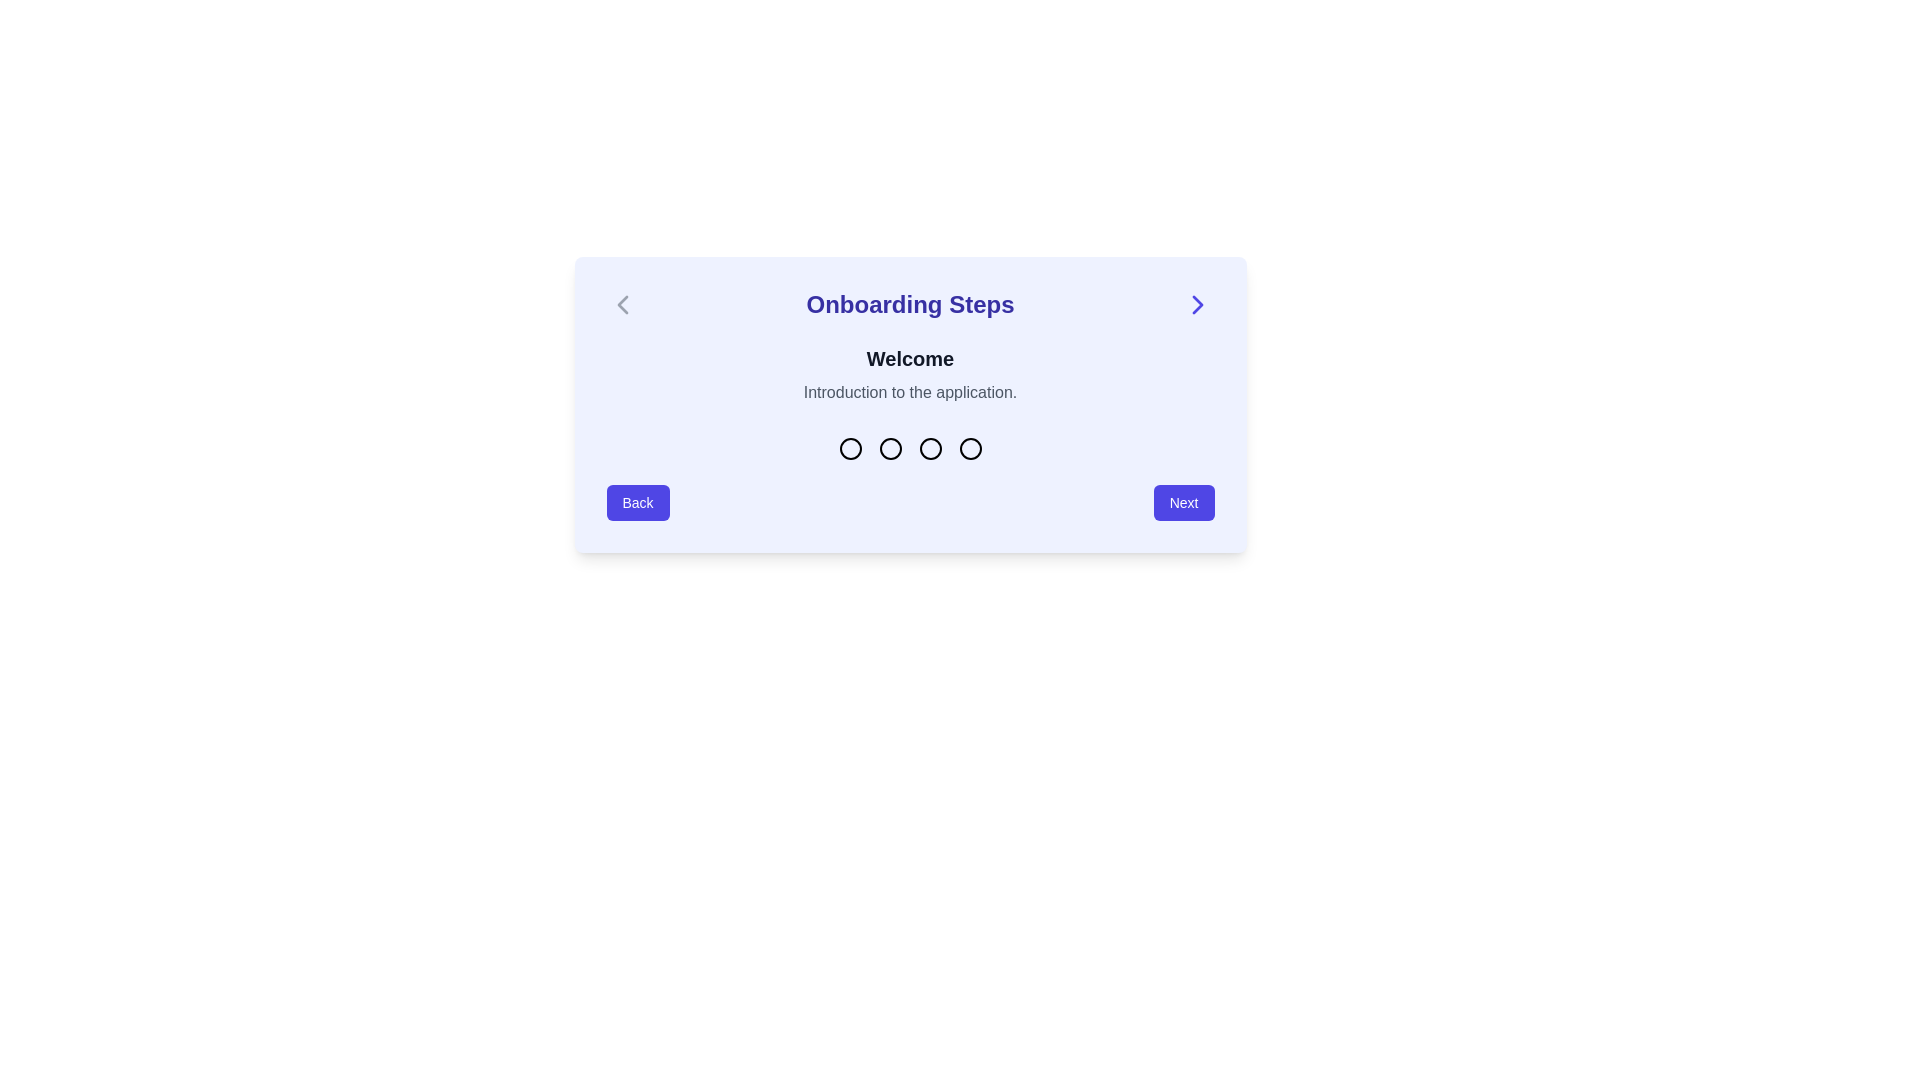  Describe the element at coordinates (929, 447) in the screenshot. I see `the third circular progress indicator dot, which is part of a horizontal group of four circles located centrally beneath the heading 'Onboarding Steps'` at that location.